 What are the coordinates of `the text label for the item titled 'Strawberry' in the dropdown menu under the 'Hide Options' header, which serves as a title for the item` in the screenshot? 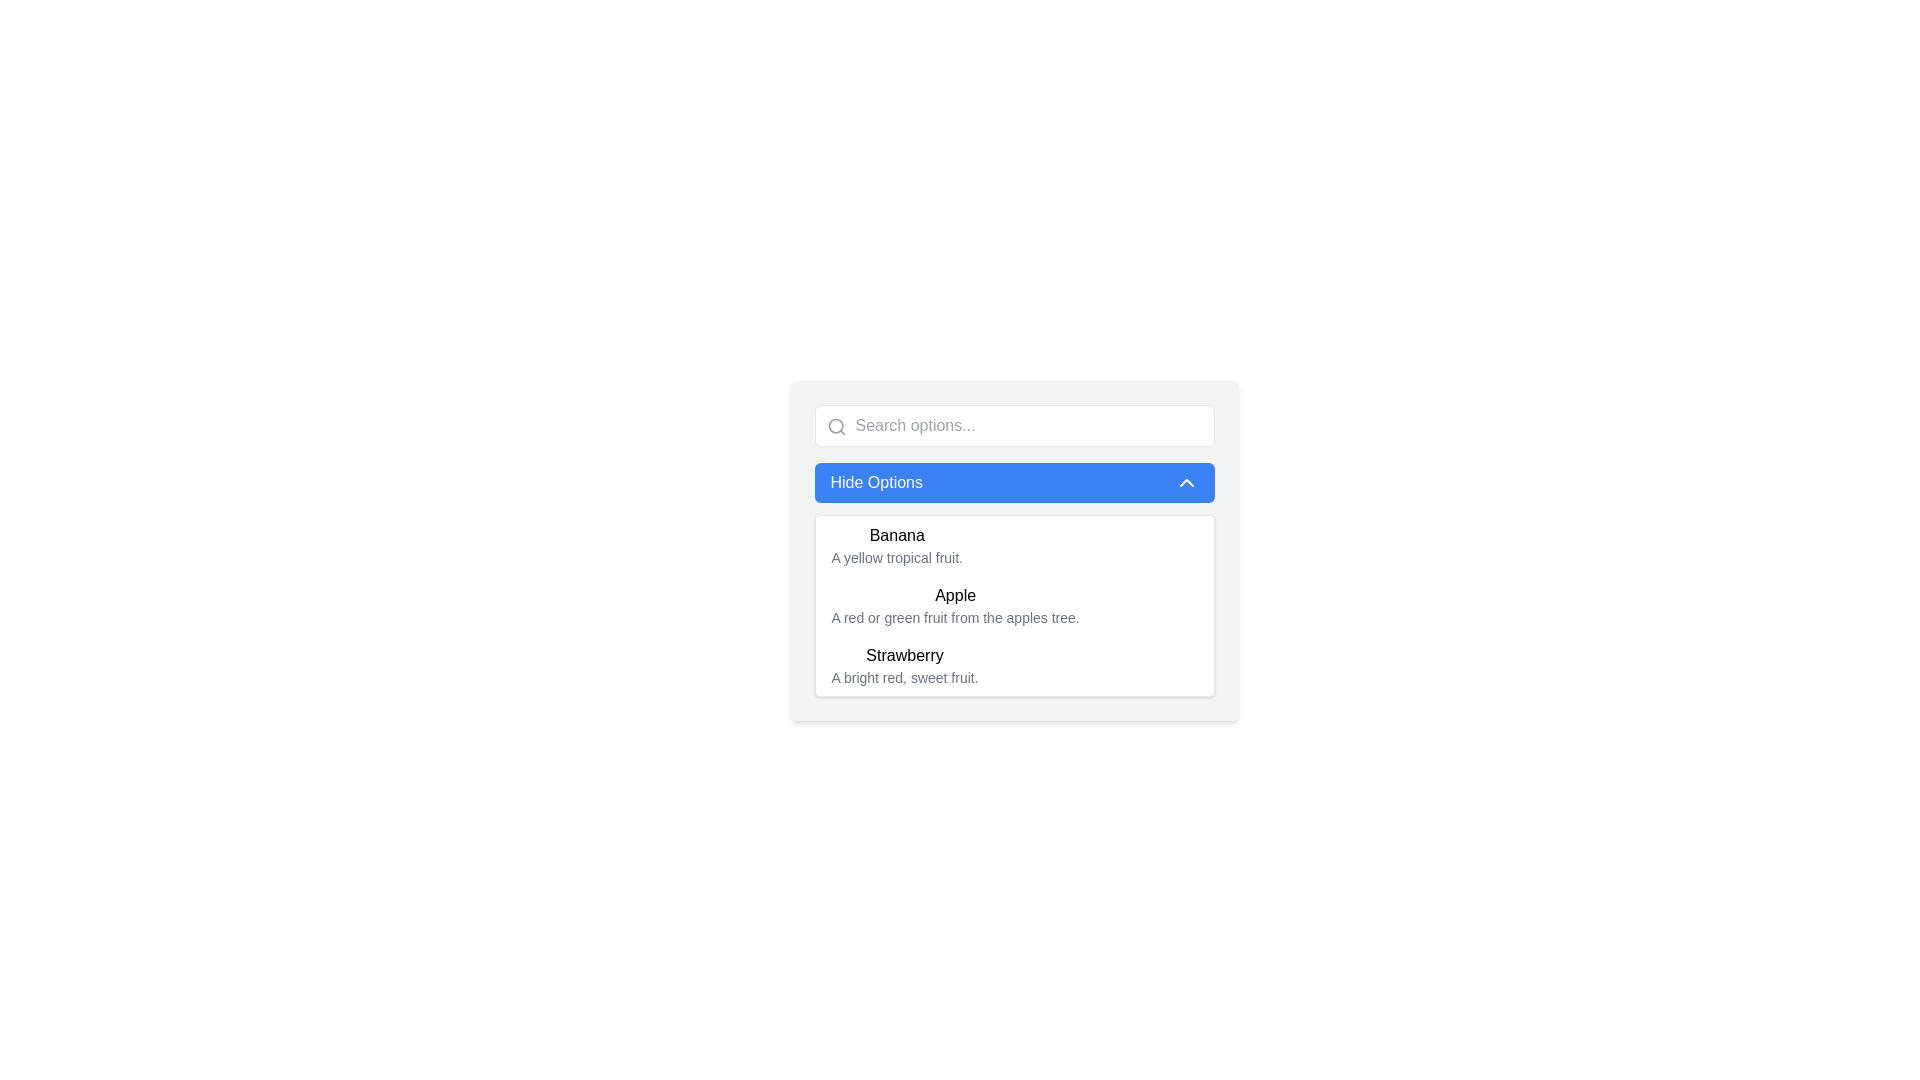 It's located at (904, 655).